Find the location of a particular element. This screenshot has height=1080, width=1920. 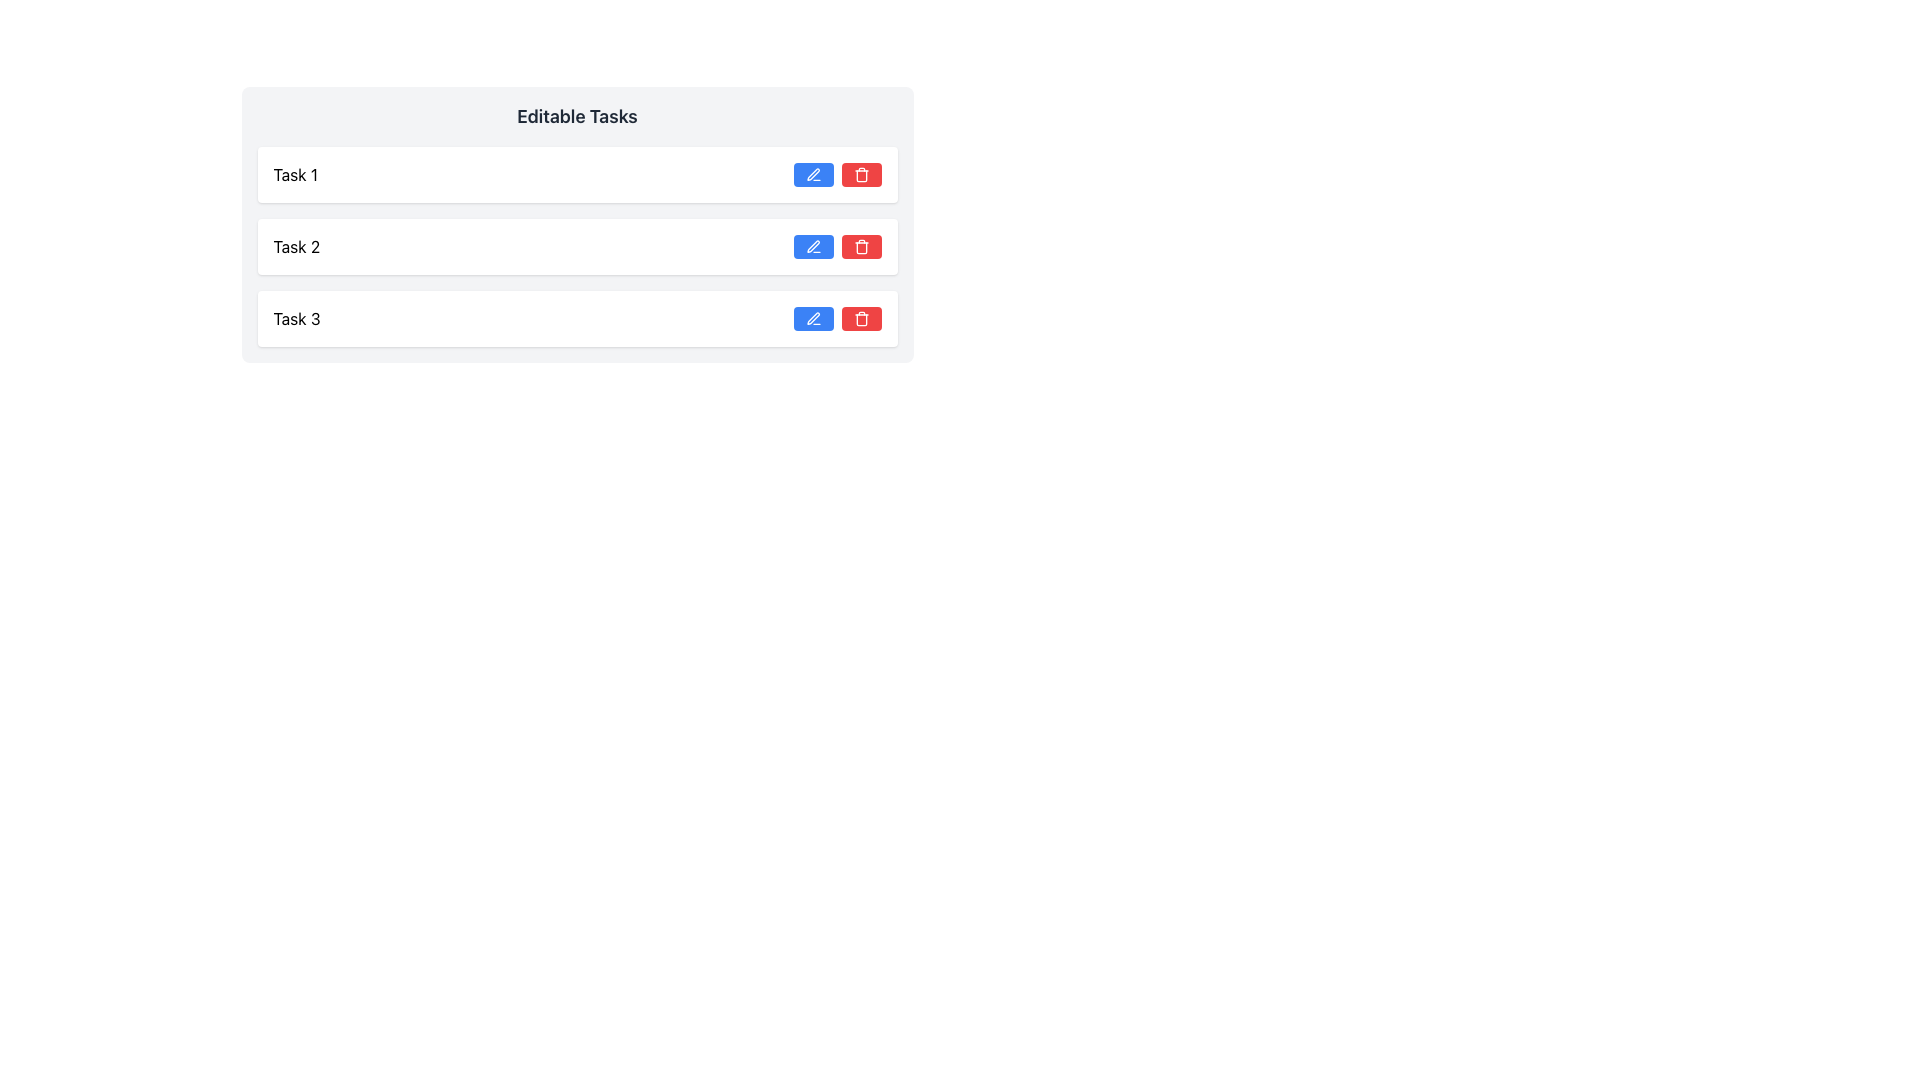

text label of the third task in the task list, which is aligned to the left under the second task item is located at coordinates (296, 318).